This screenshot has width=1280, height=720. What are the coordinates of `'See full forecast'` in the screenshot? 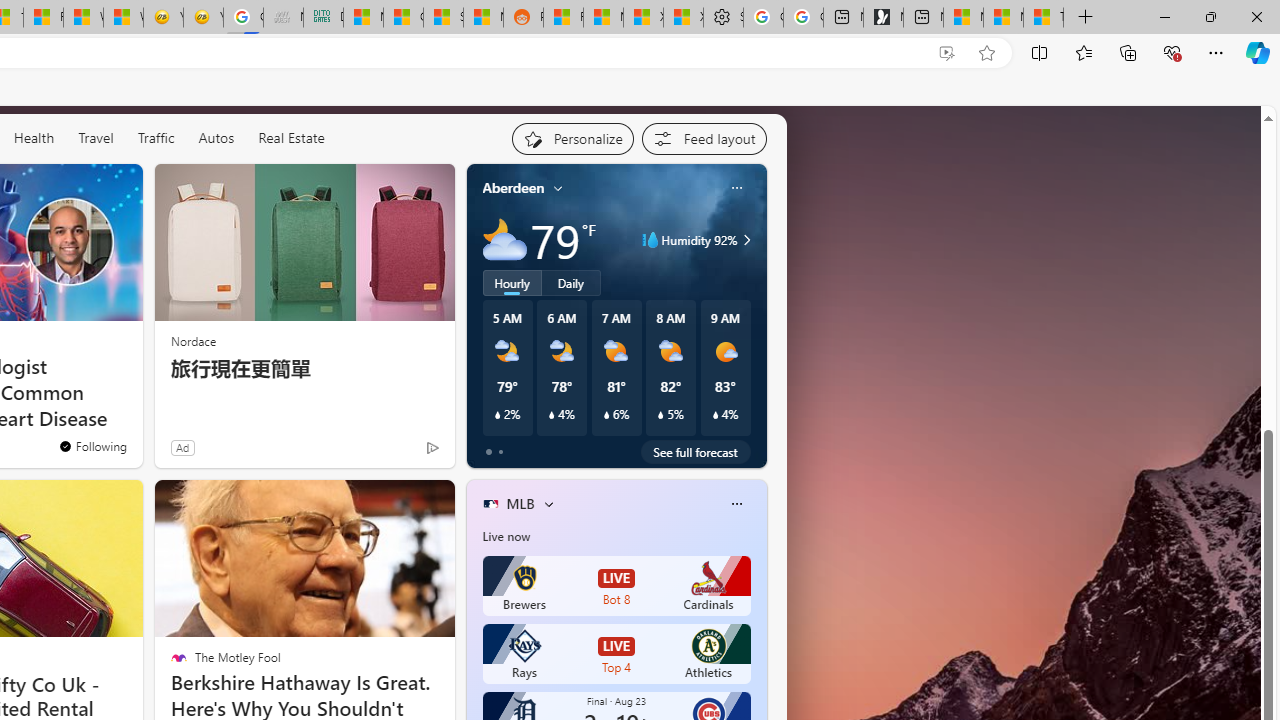 It's located at (695, 451).